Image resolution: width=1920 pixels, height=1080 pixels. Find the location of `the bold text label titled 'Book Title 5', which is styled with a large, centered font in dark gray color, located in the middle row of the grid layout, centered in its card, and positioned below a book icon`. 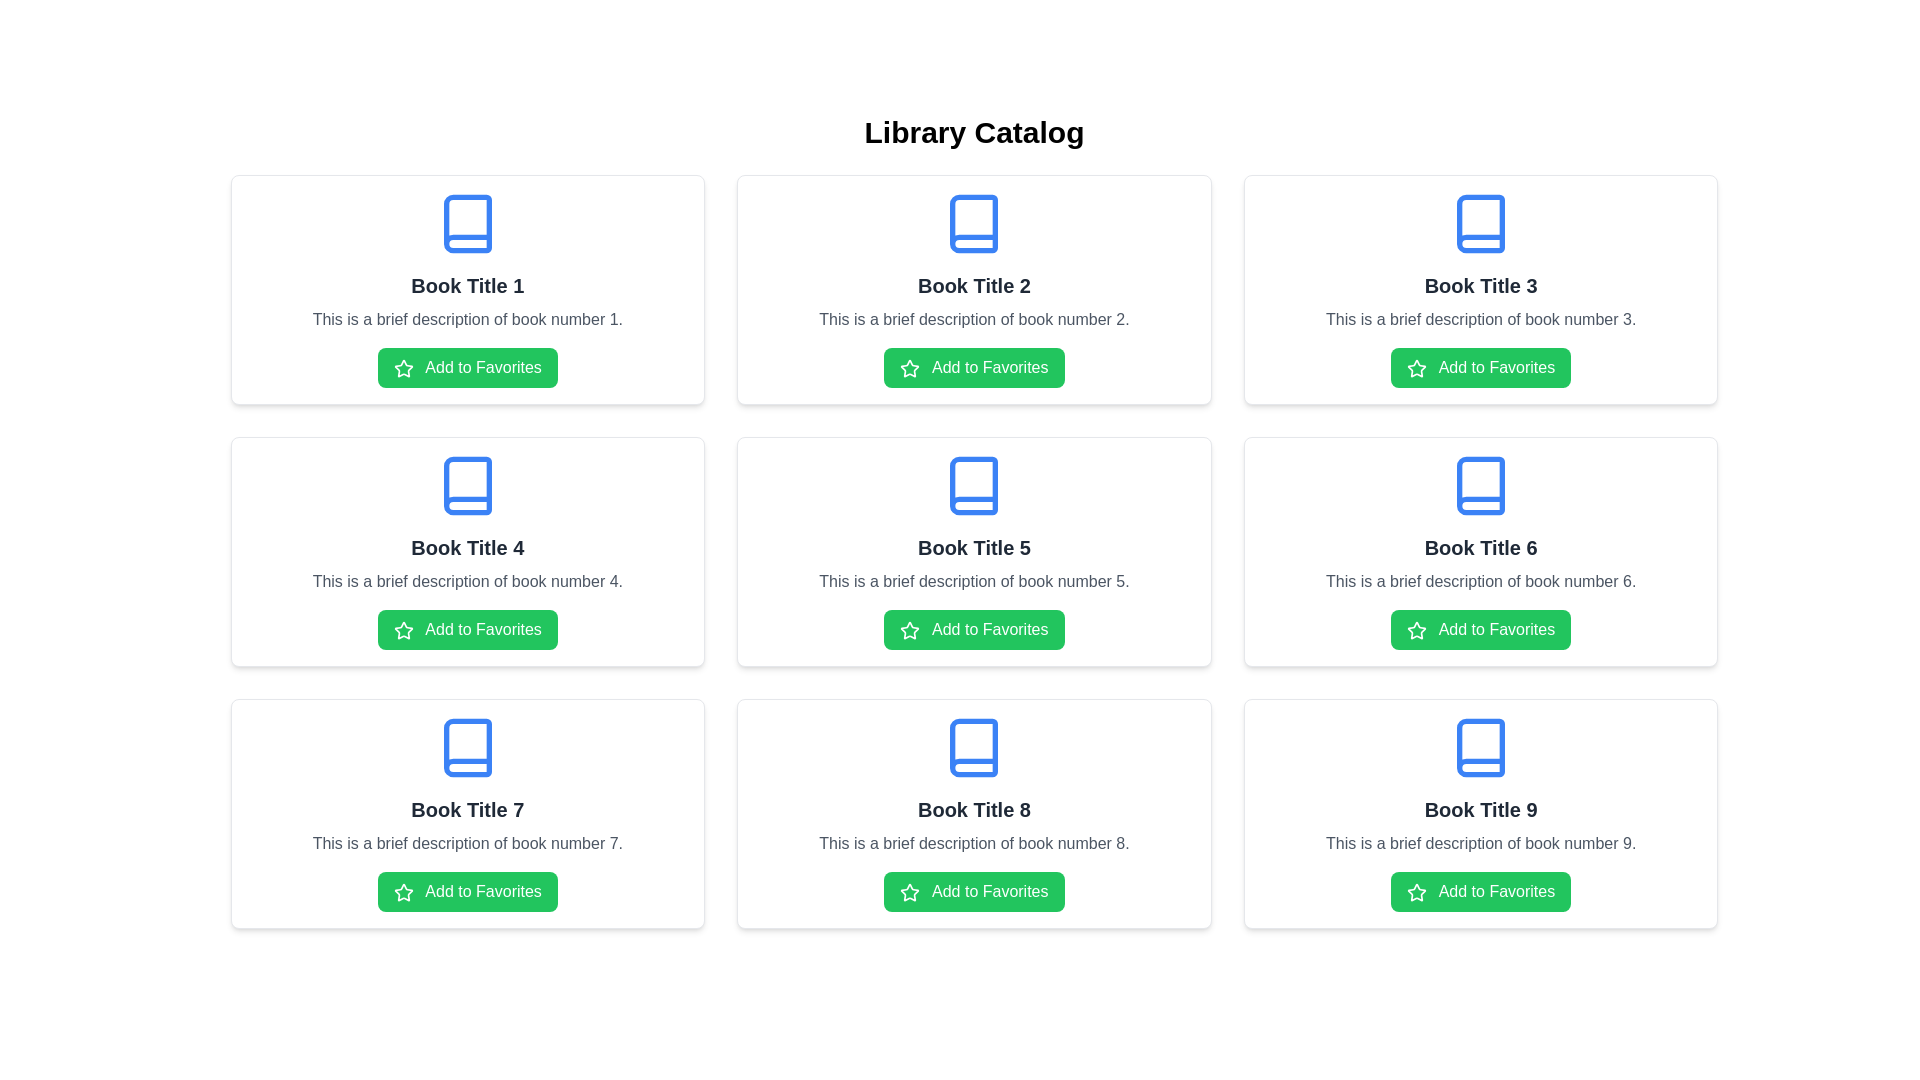

the bold text label titled 'Book Title 5', which is styled with a large, centered font in dark gray color, located in the middle row of the grid layout, centered in its card, and positioned below a book icon is located at coordinates (974, 547).